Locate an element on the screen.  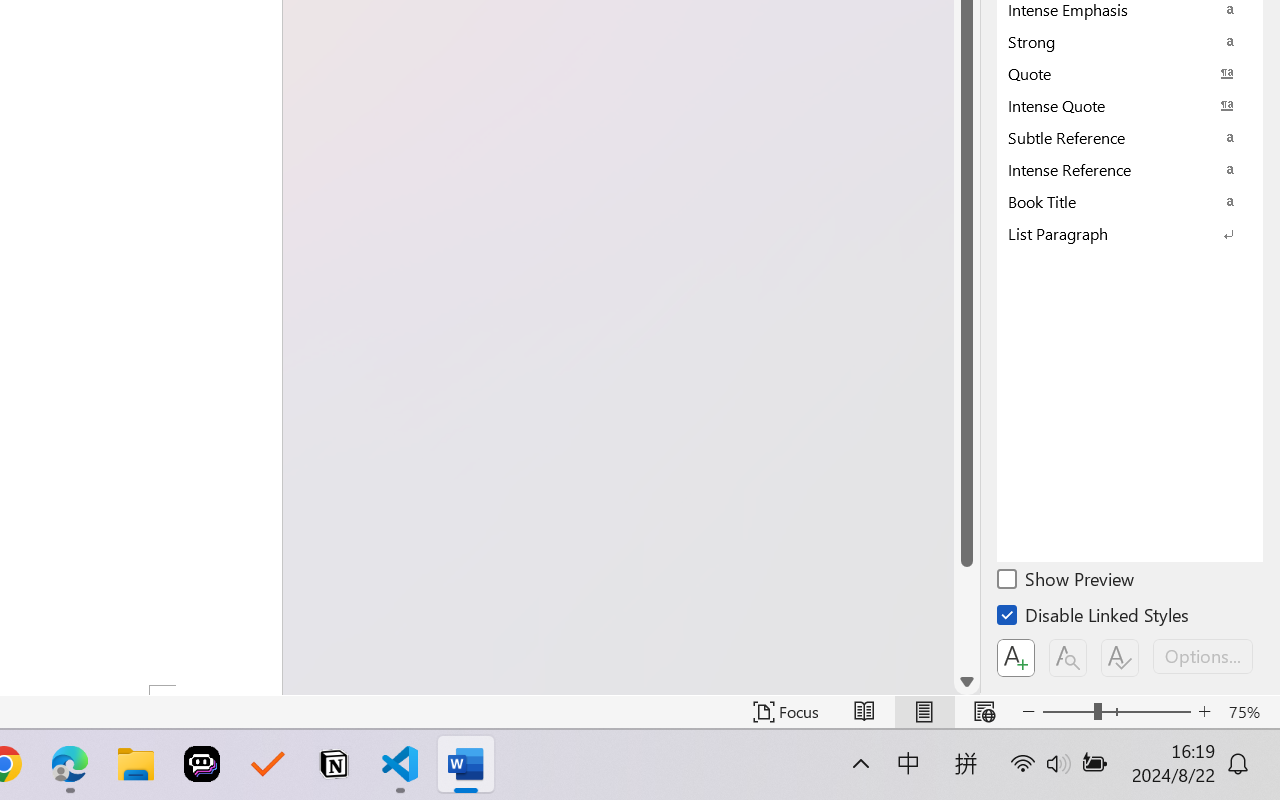
'Quote' is located at coordinates (1130, 73).